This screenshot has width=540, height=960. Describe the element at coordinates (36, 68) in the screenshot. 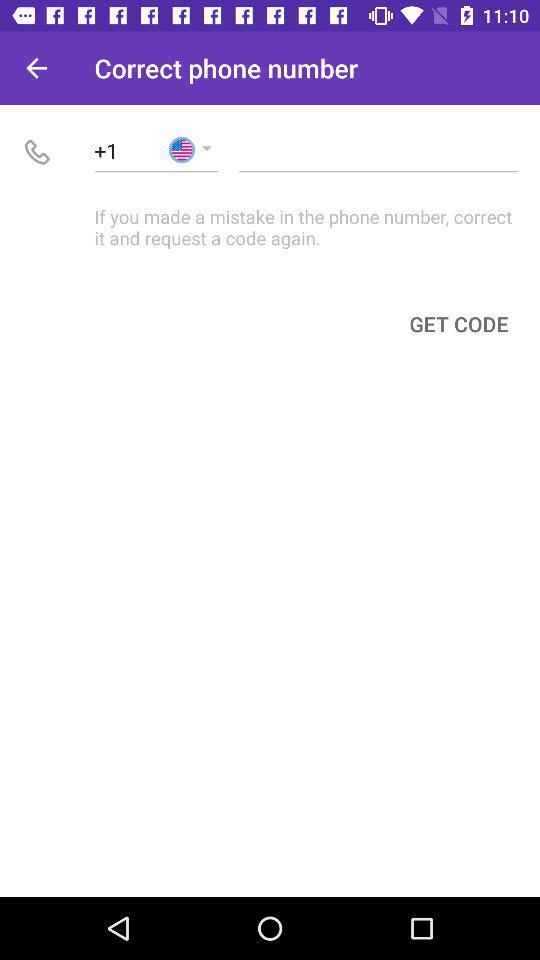

I see `icon next to correct phone number item` at that location.